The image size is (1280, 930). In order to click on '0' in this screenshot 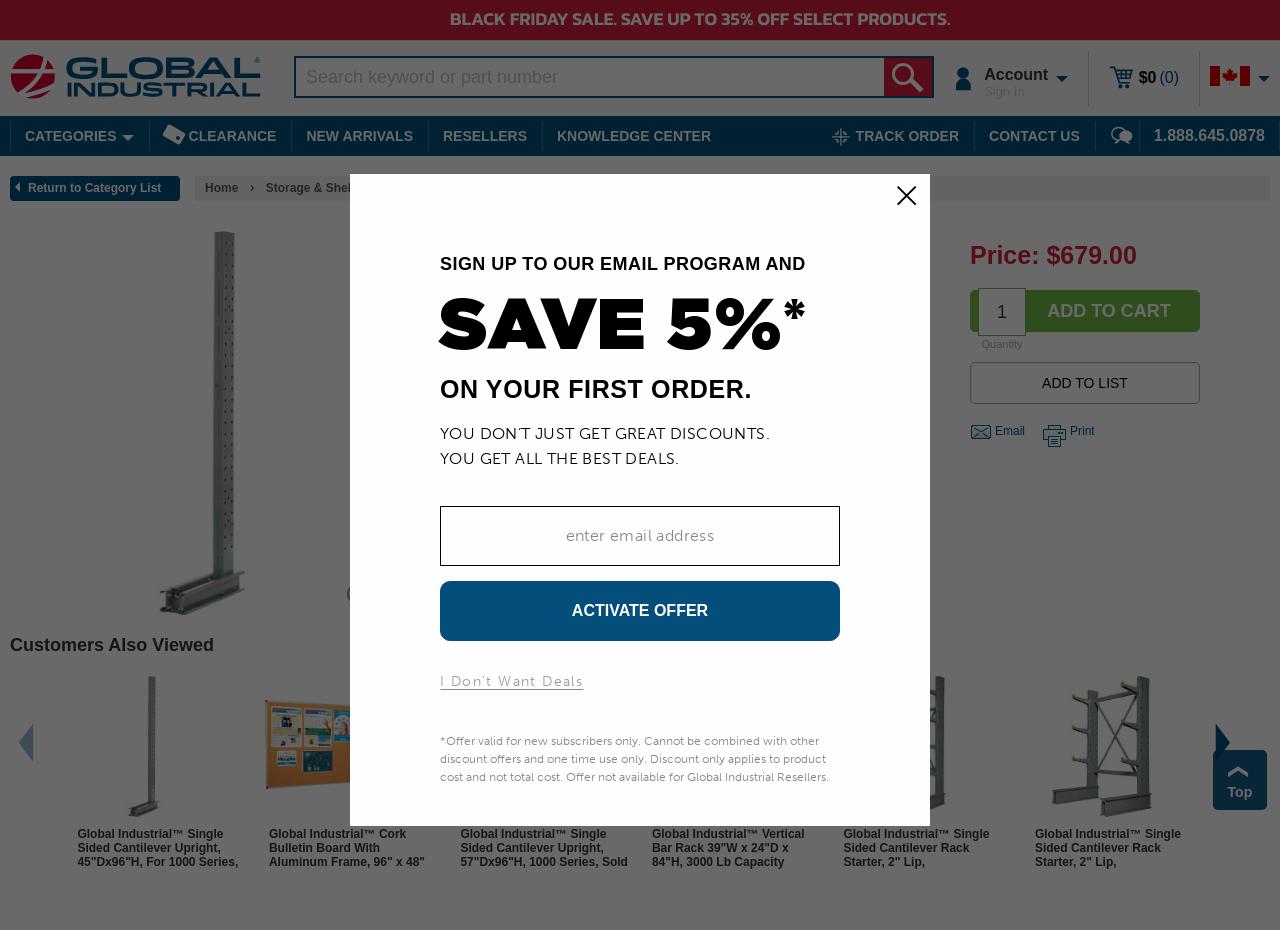, I will do `click(1168, 75)`.